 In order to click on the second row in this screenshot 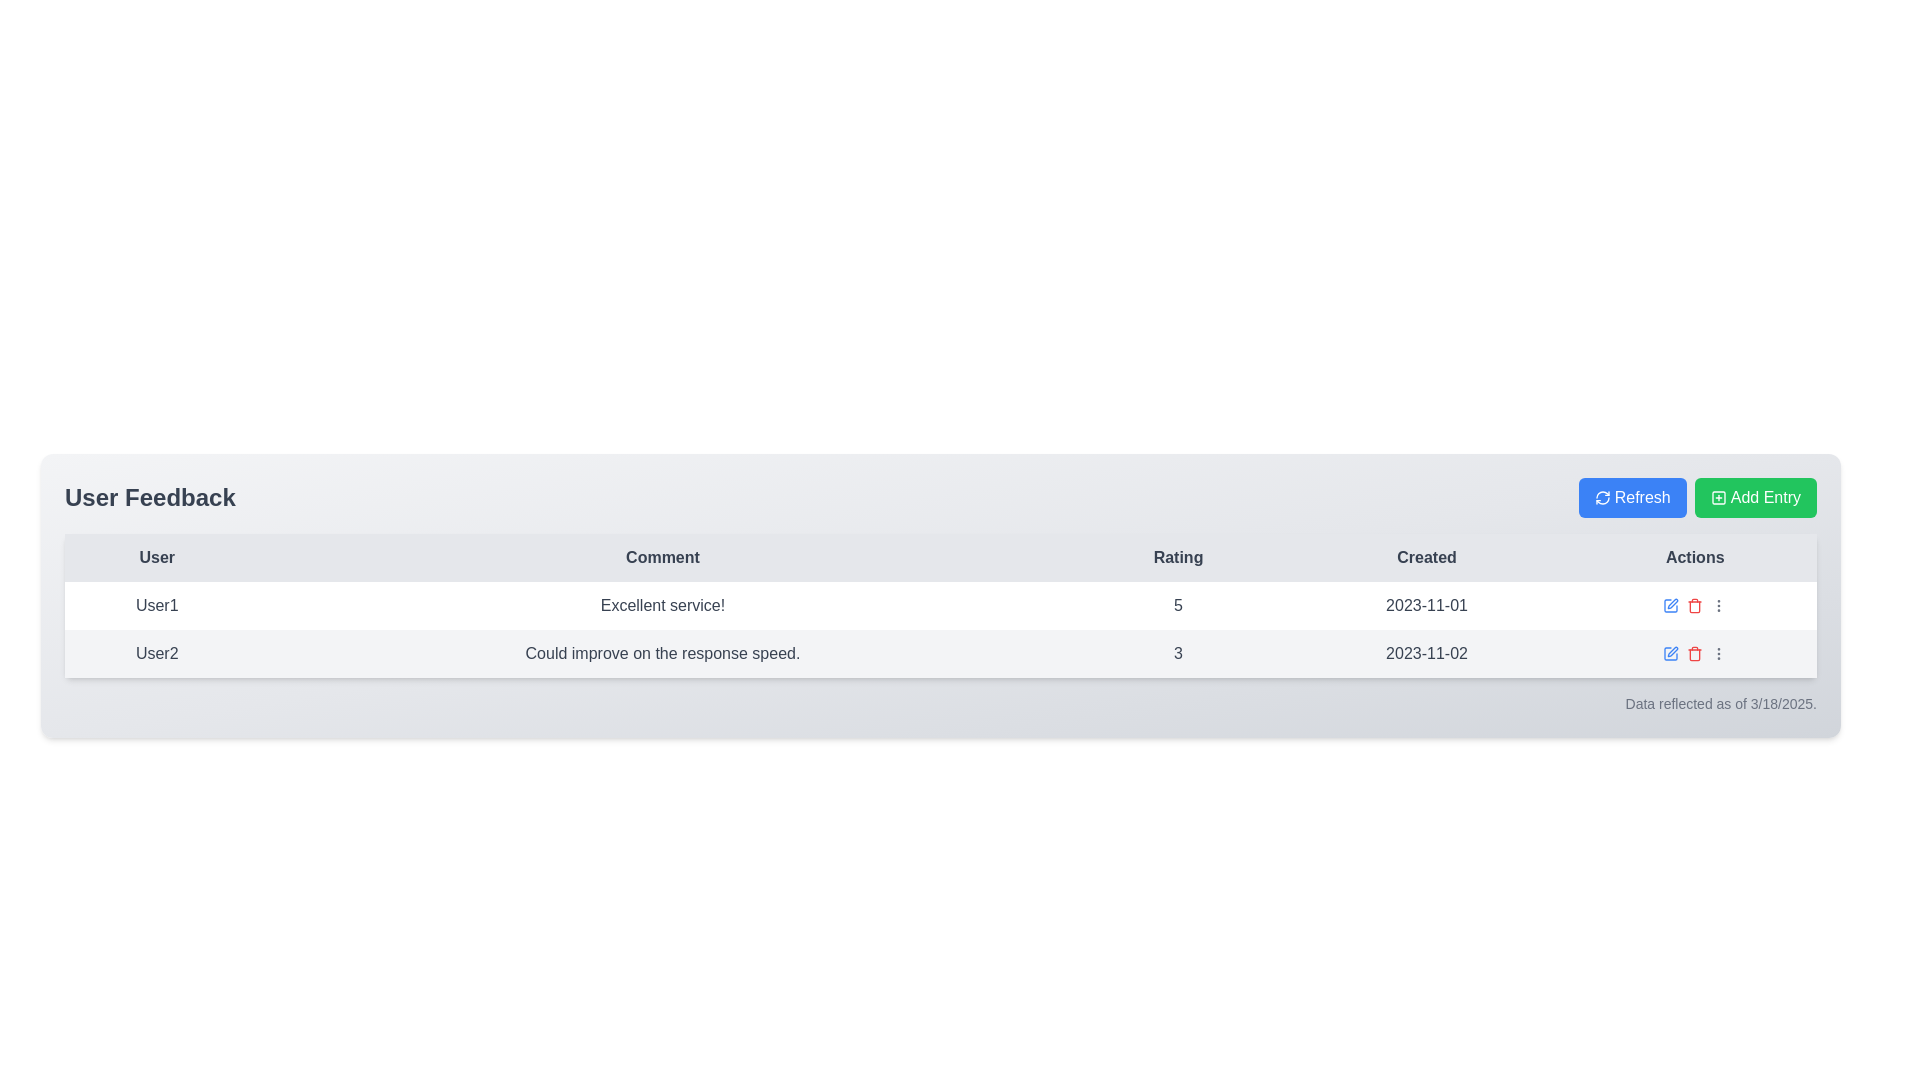, I will do `click(939, 654)`.